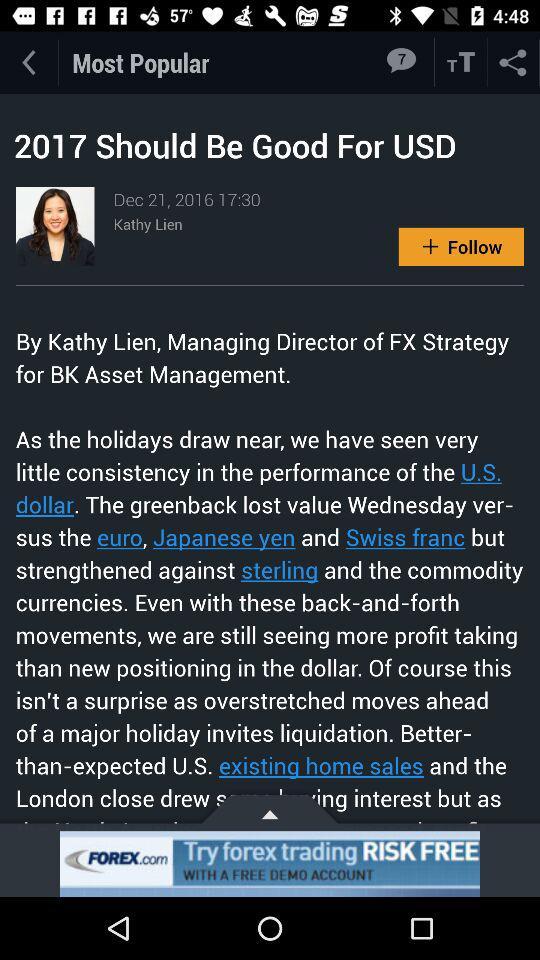 The width and height of the screenshot is (540, 960). Describe the element at coordinates (27, 62) in the screenshot. I see `go back` at that location.